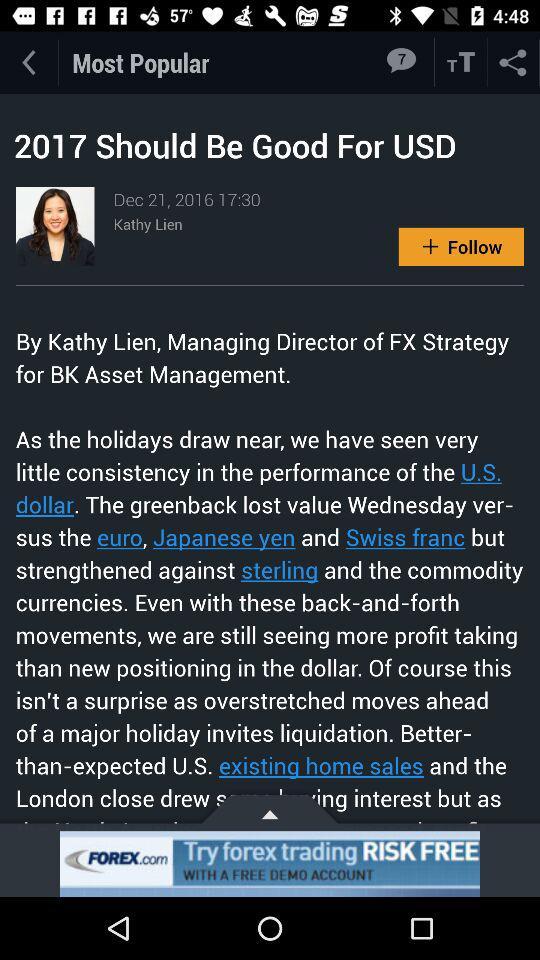 The width and height of the screenshot is (540, 960). Describe the element at coordinates (27, 62) in the screenshot. I see `go back` at that location.